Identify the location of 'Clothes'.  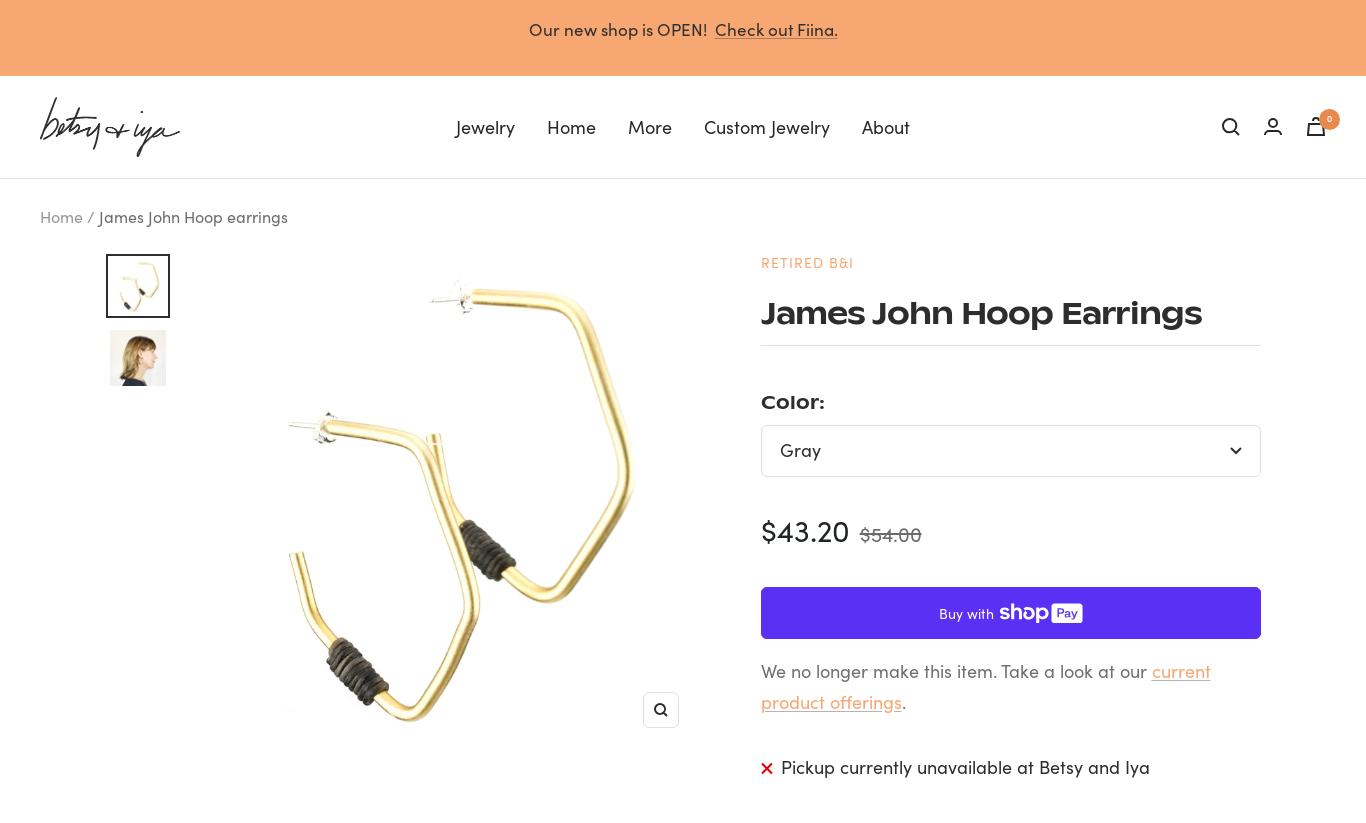
(320, 232).